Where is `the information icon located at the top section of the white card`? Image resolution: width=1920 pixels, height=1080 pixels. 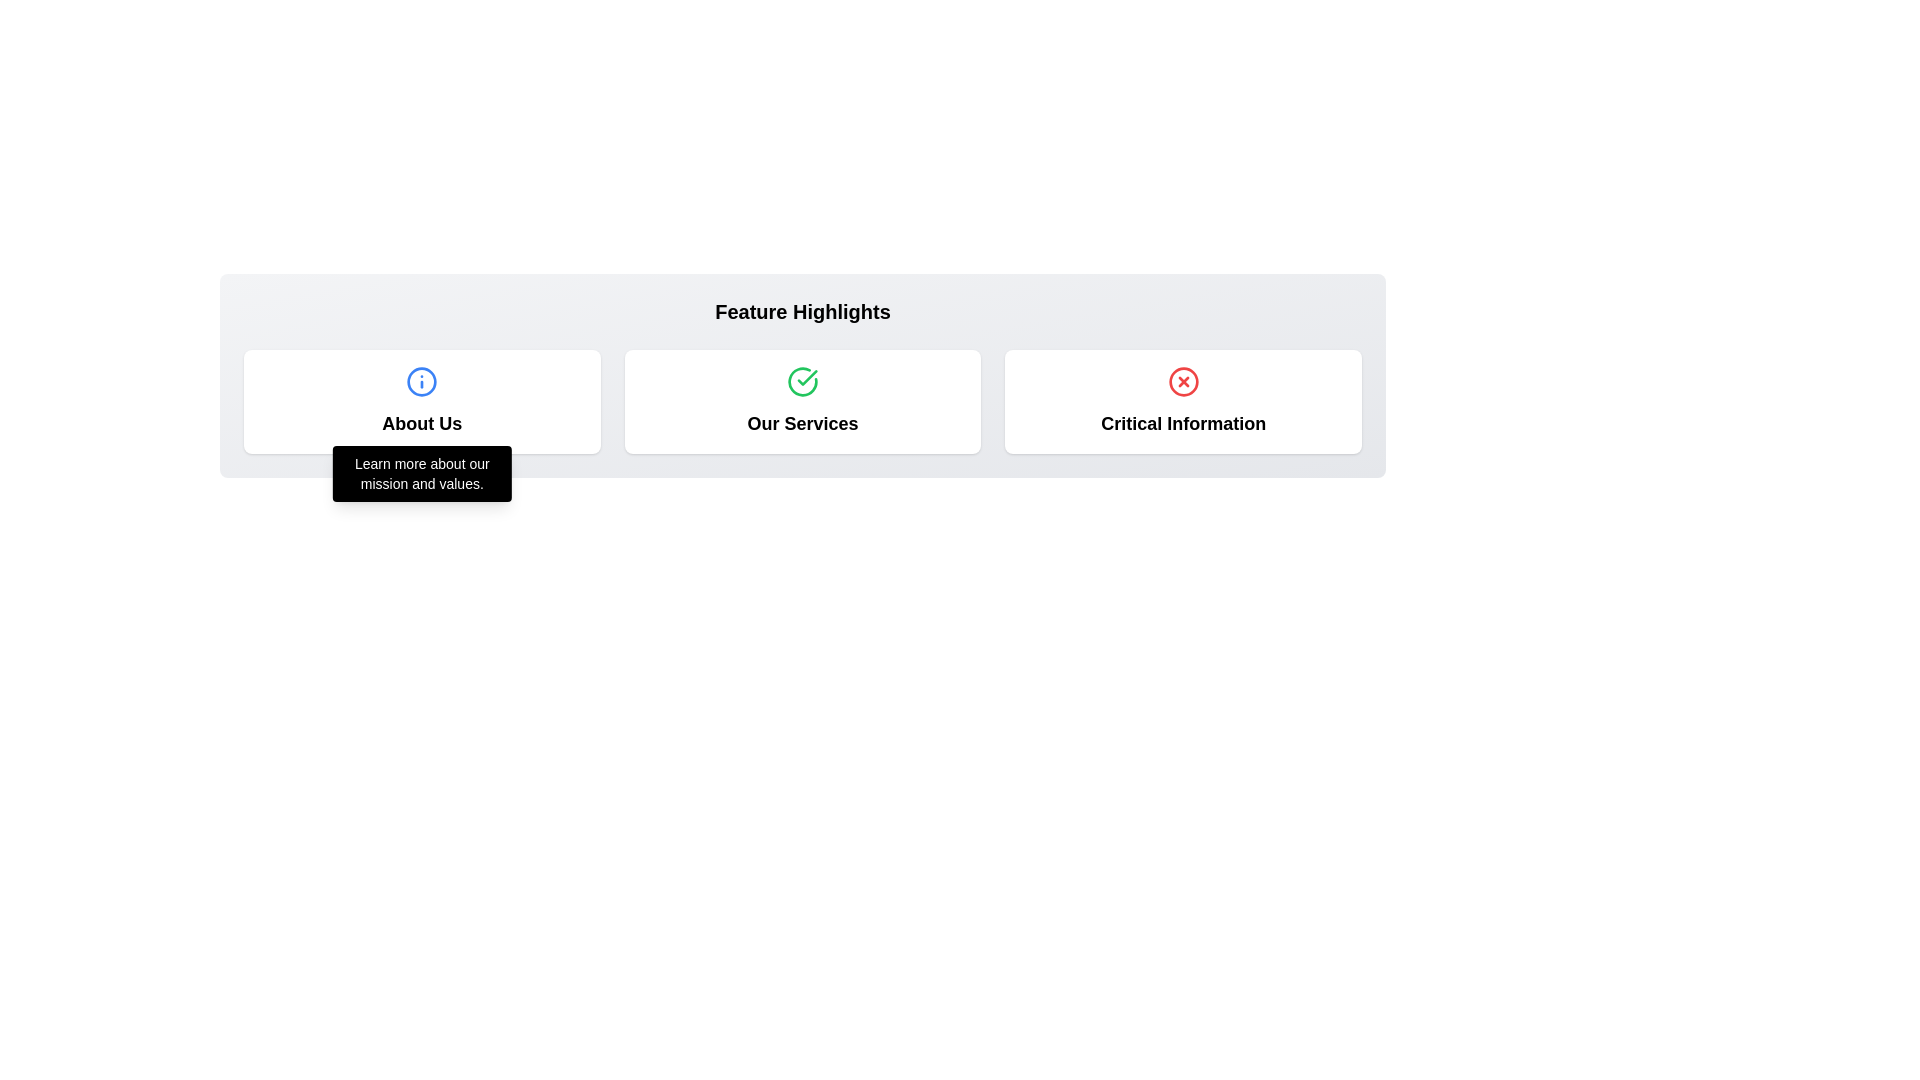 the information icon located at the top section of the white card is located at coordinates (421, 381).